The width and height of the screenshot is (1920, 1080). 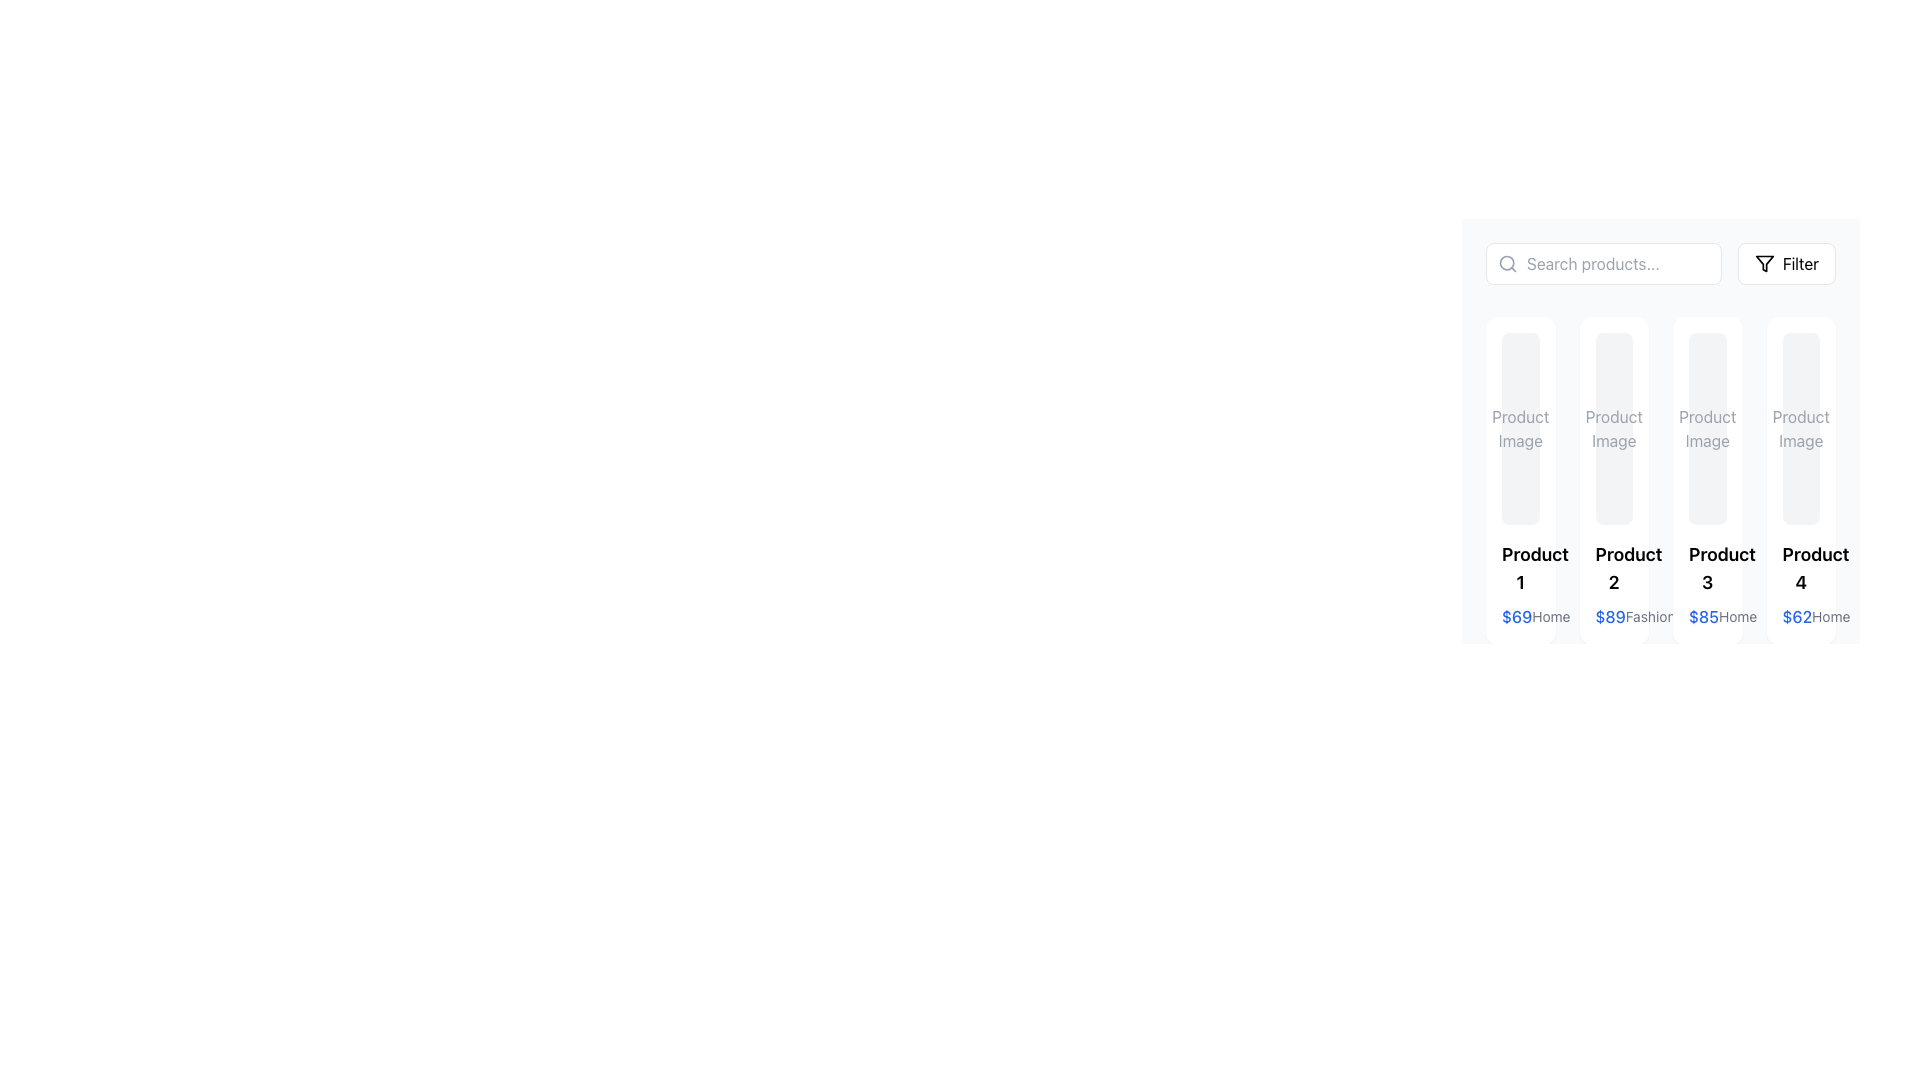 I want to click on the product pricing label indicating the price of $69, which is positioned under the 'Product 1' label and to the left of the text 'Home', so click(x=1517, y=616).